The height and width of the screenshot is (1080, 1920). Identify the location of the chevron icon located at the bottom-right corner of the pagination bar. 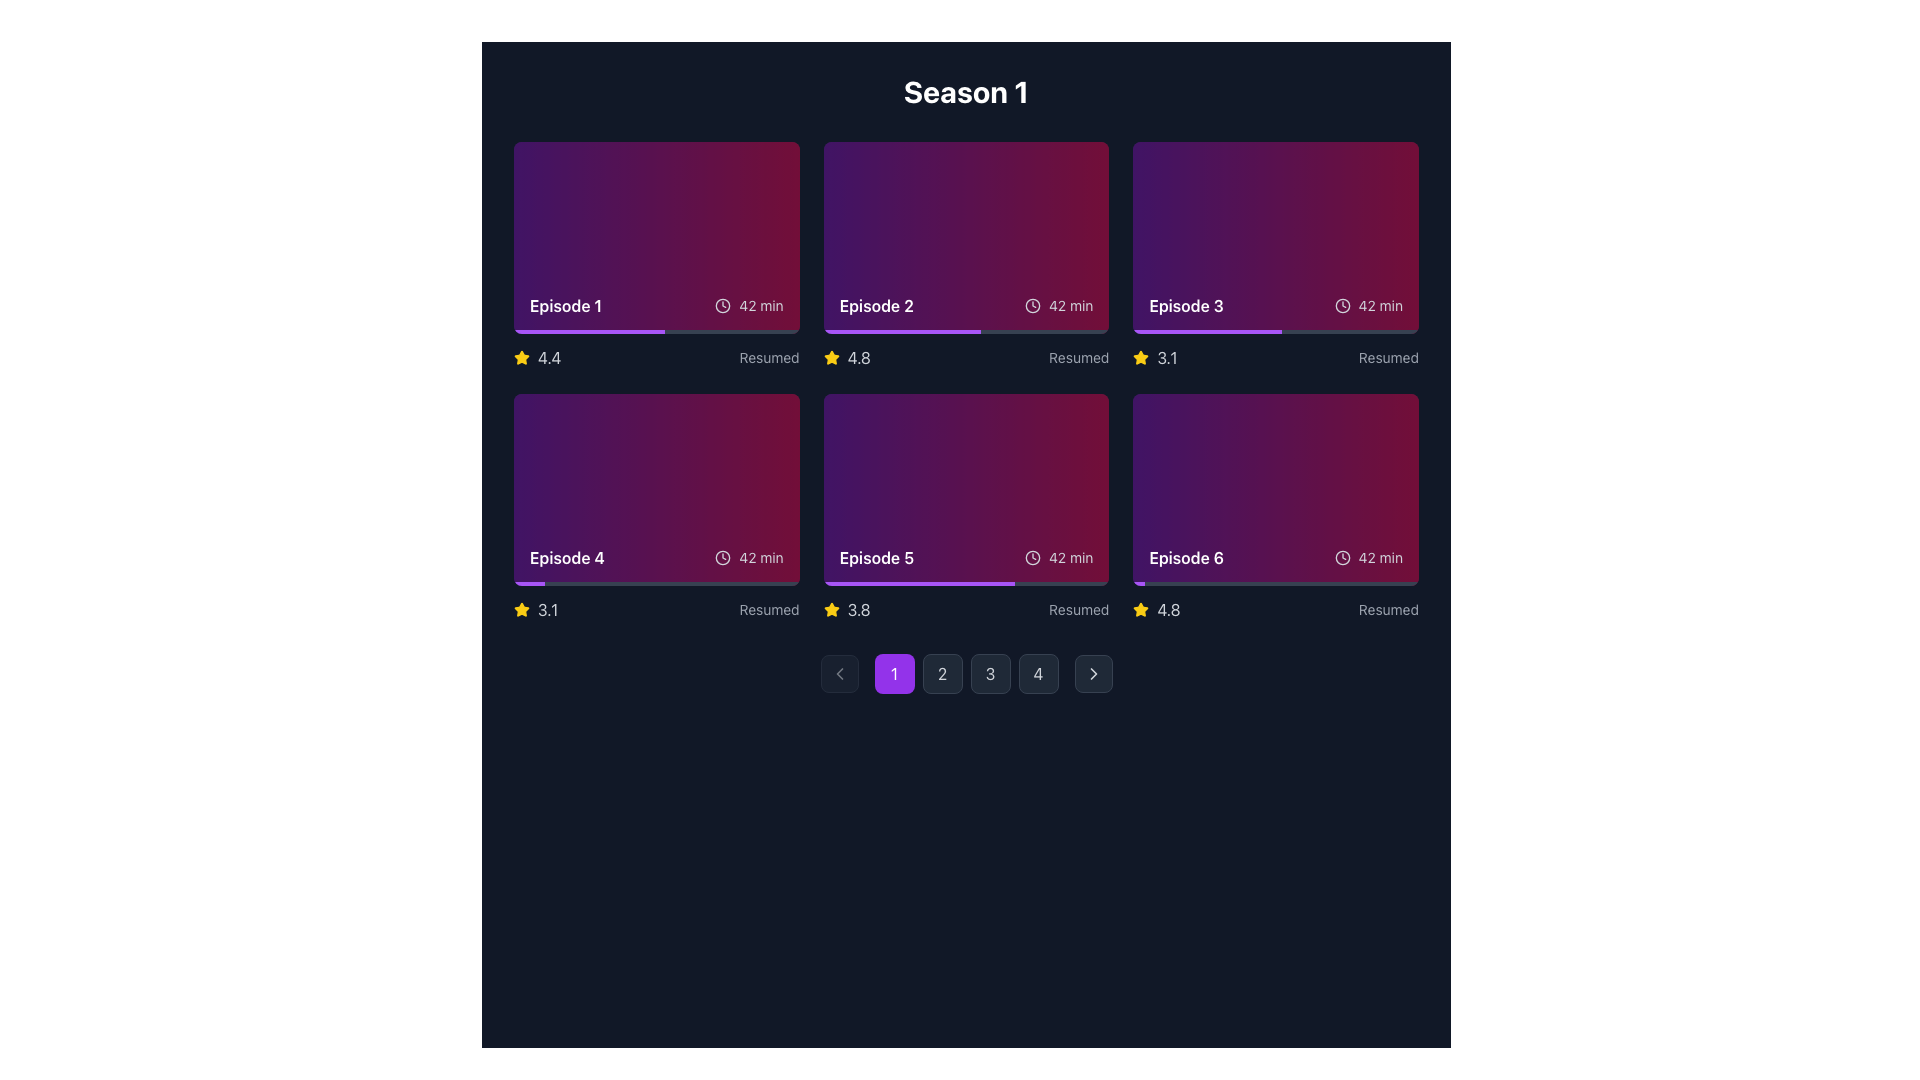
(1092, 674).